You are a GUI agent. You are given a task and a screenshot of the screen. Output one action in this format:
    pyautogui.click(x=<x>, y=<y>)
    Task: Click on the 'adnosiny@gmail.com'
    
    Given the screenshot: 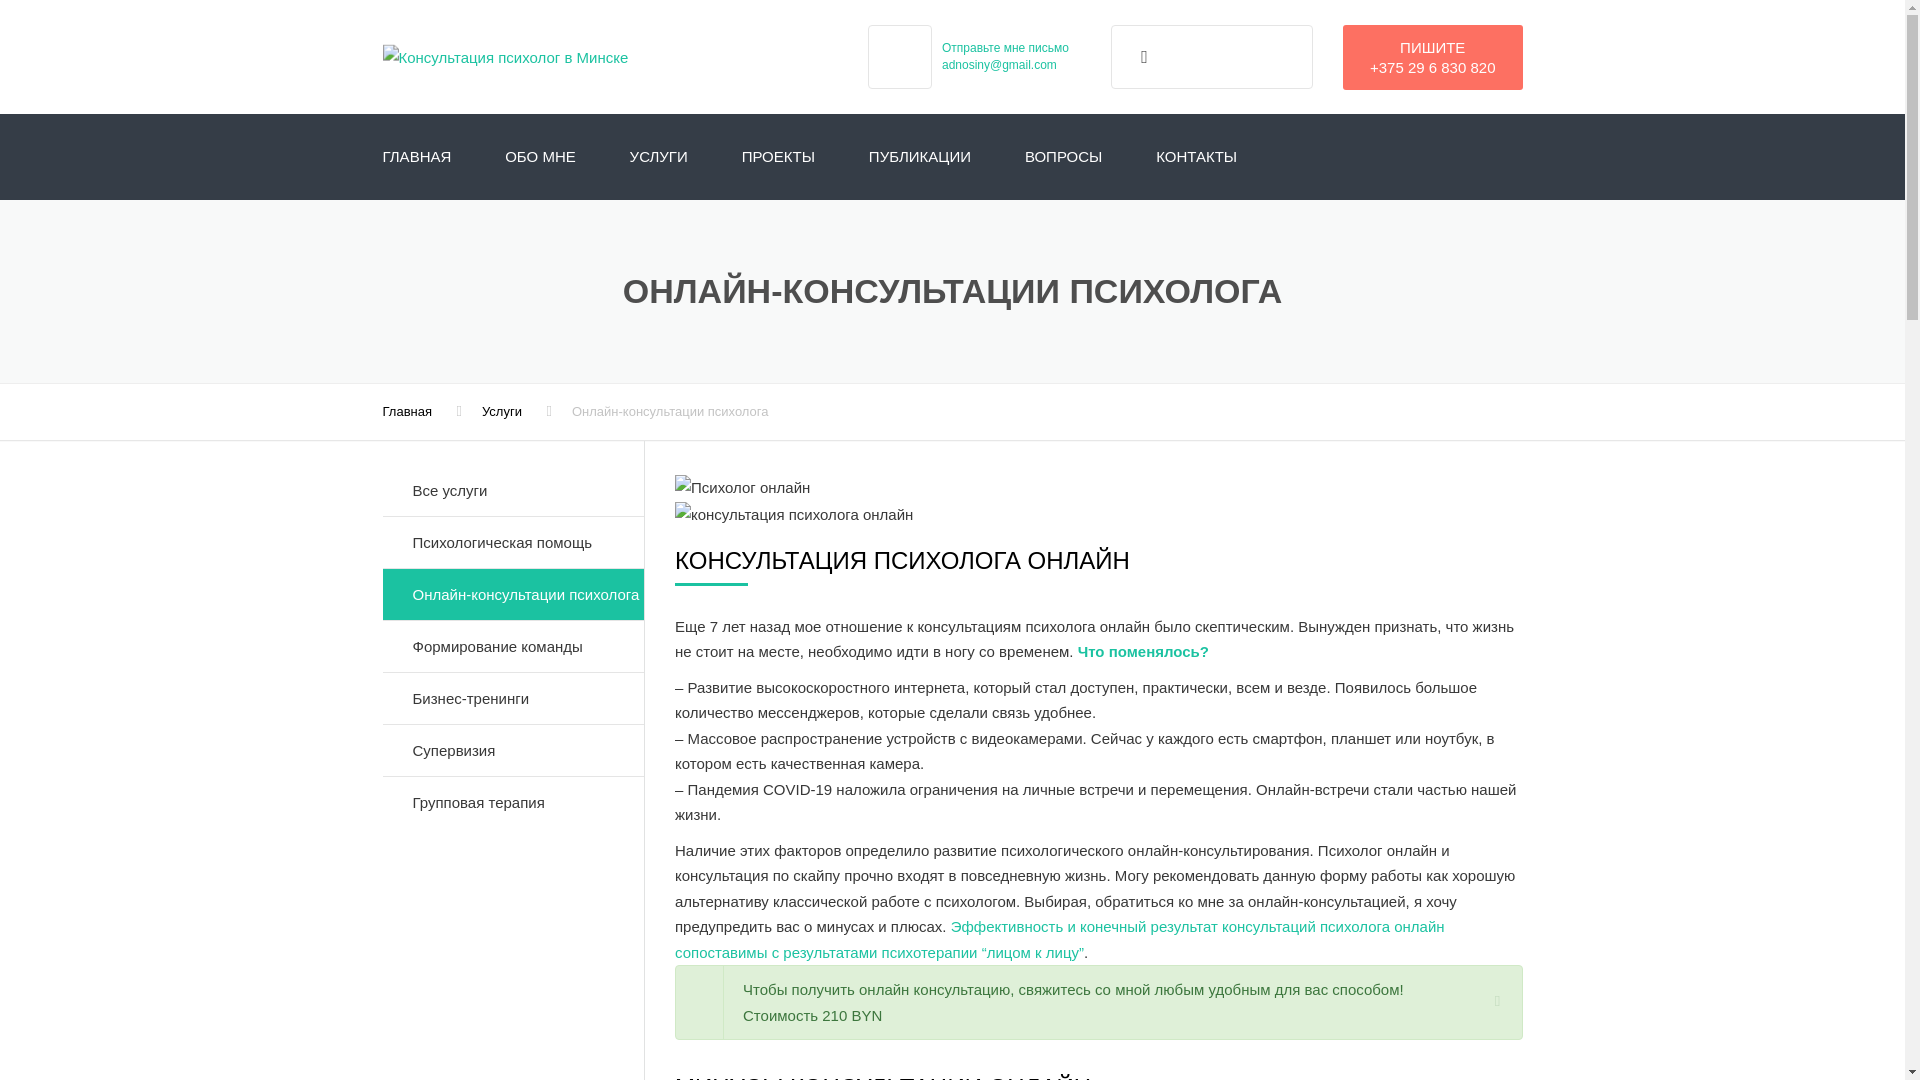 What is the action you would take?
    pyautogui.click(x=999, y=64)
    